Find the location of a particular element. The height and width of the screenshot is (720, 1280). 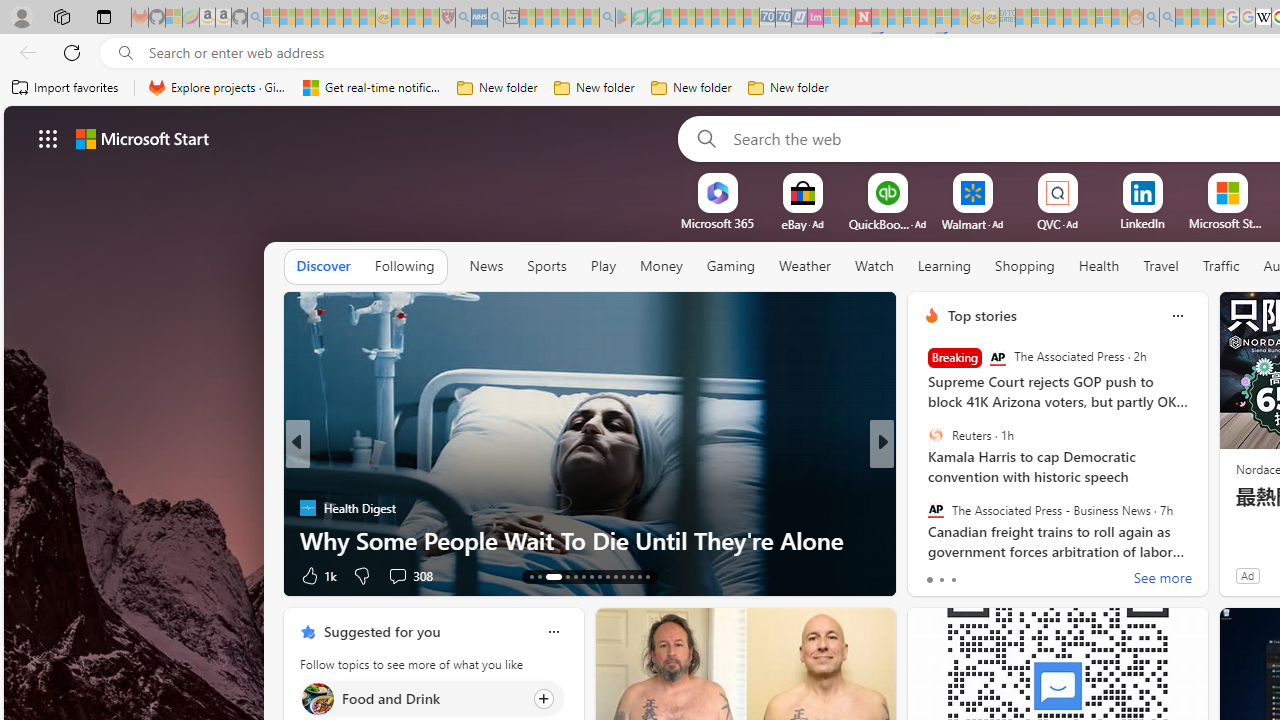

'LinkedIn' is located at coordinates (1142, 223).